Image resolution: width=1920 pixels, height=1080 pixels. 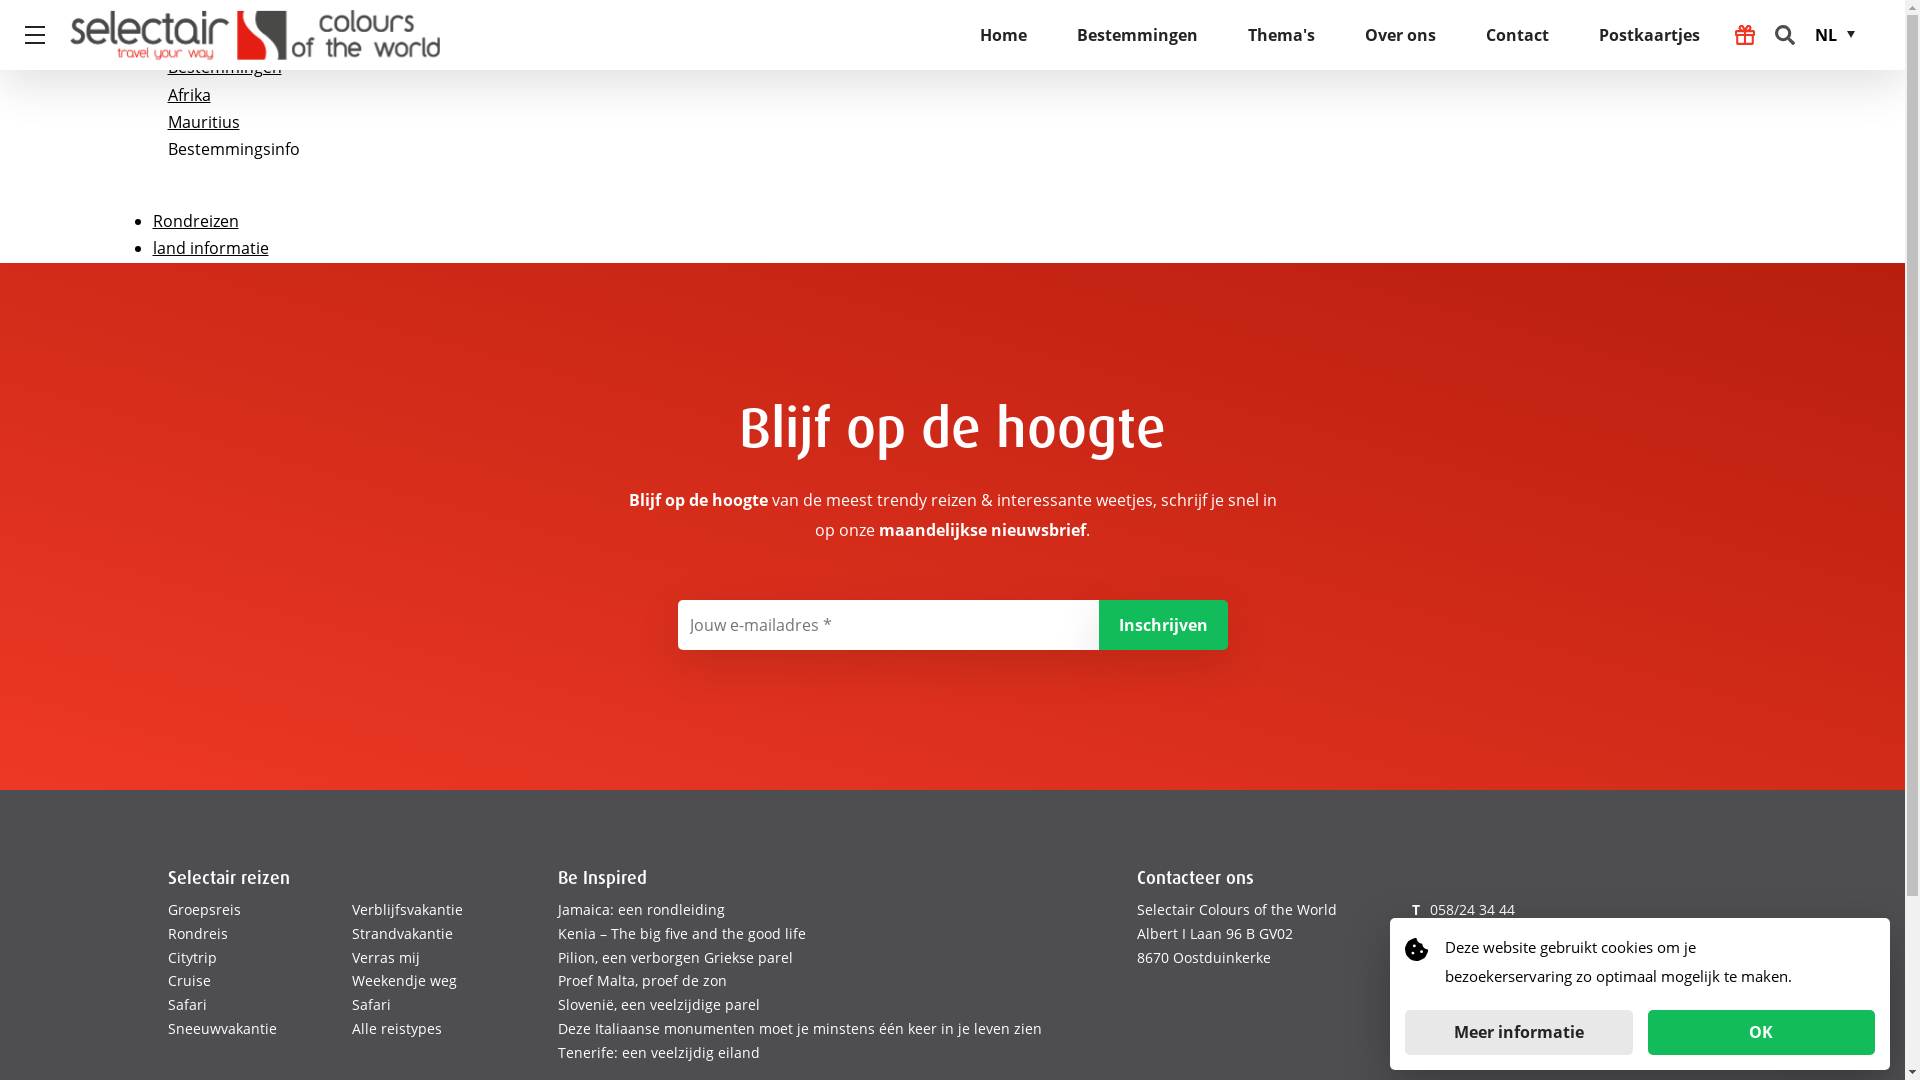 I want to click on 'Groepsreis', so click(x=168, y=909).